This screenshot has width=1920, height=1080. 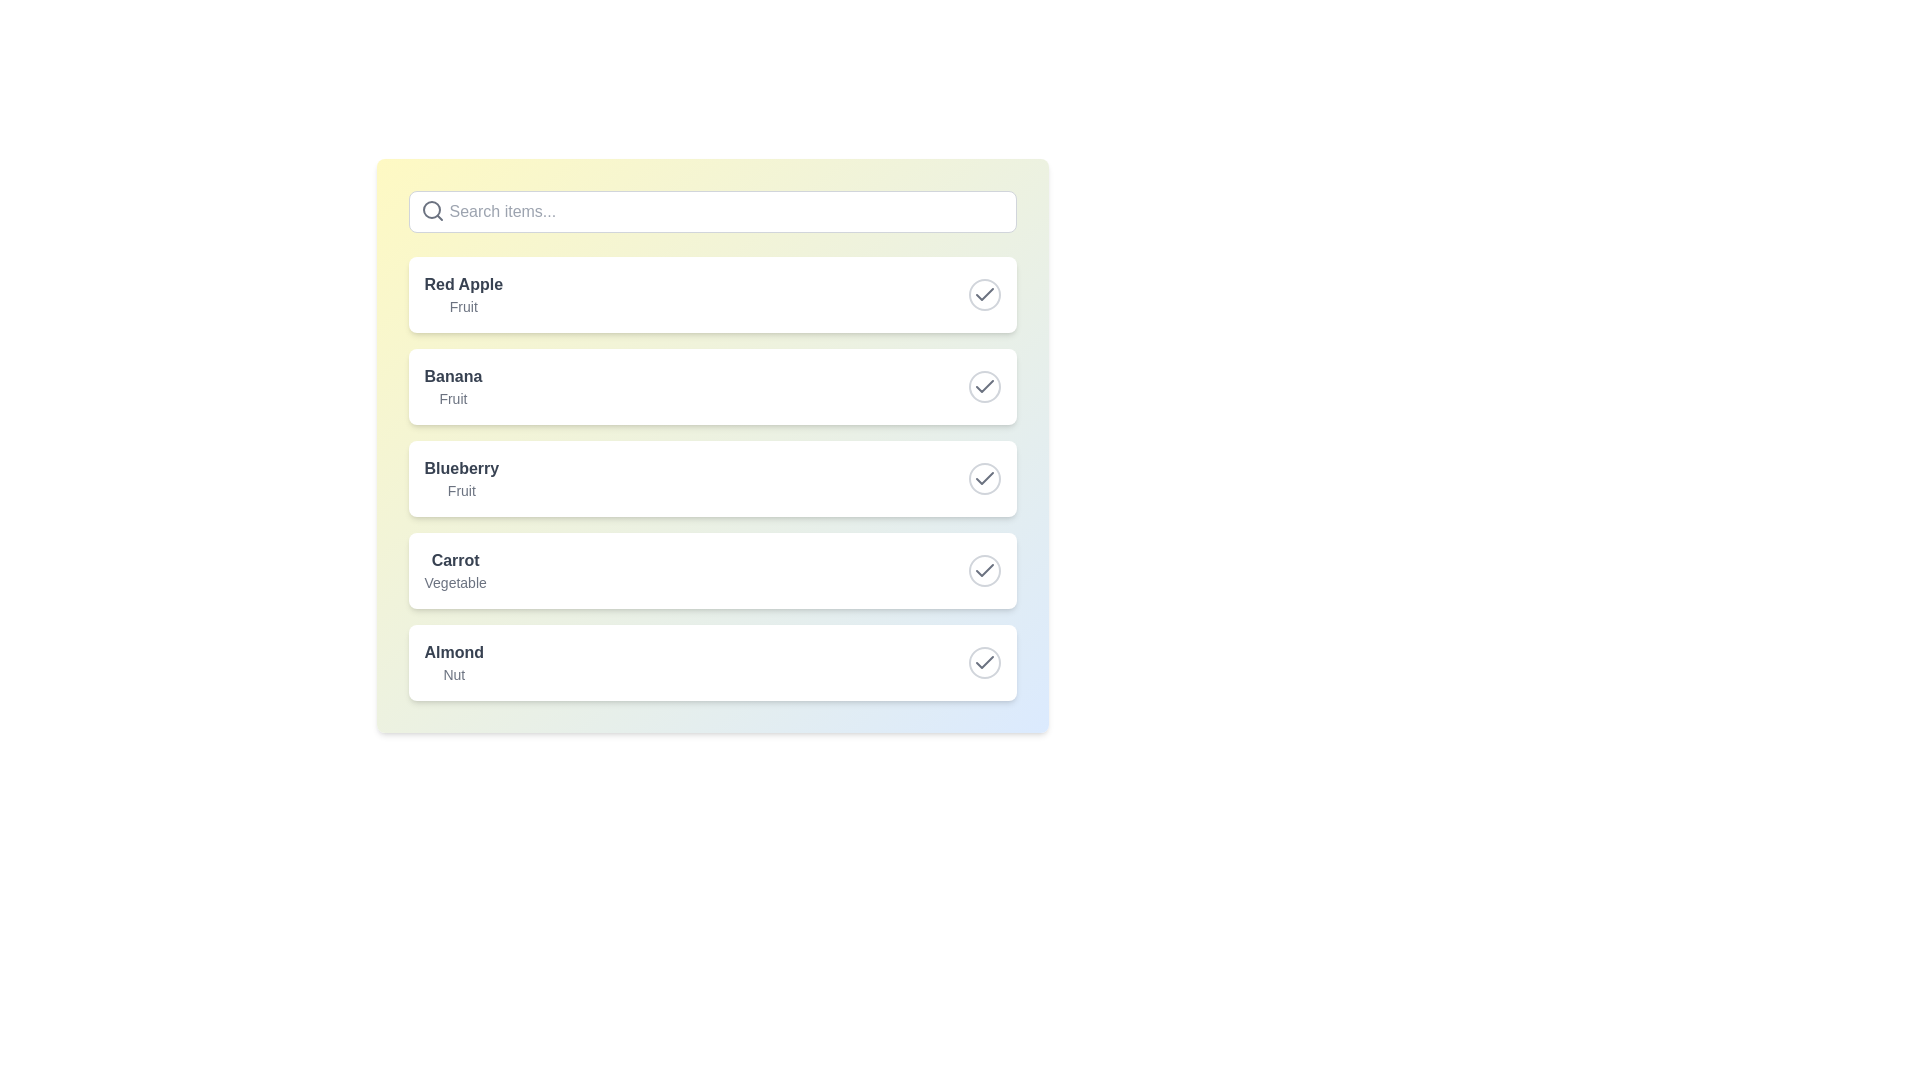 What do you see at coordinates (460, 490) in the screenshot?
I see `the text label displaying 'Fruit' in a small, gray-colored font, located beneath 'Blueberry' within the fourth list item` at bounding box center [460, 490].